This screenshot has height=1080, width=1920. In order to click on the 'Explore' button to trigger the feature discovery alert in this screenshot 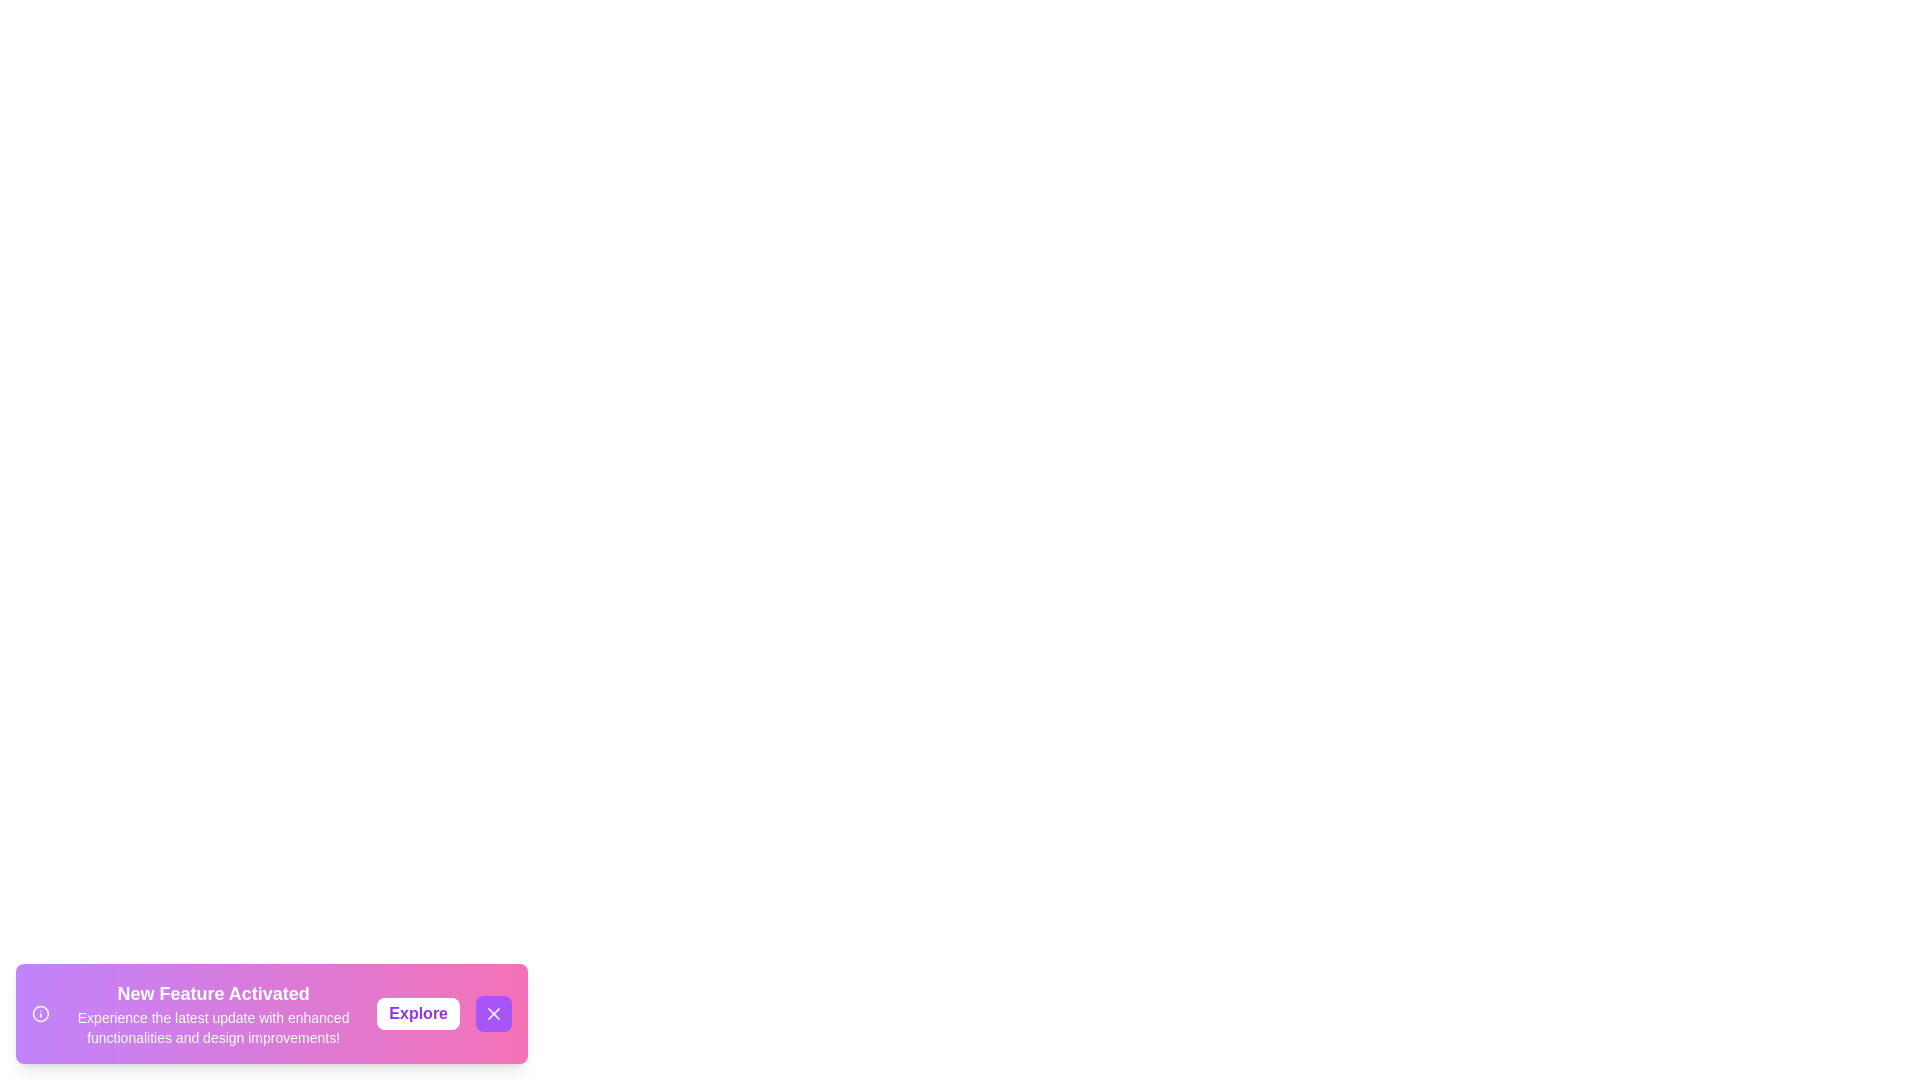, I will do `click(417, 1014)`.